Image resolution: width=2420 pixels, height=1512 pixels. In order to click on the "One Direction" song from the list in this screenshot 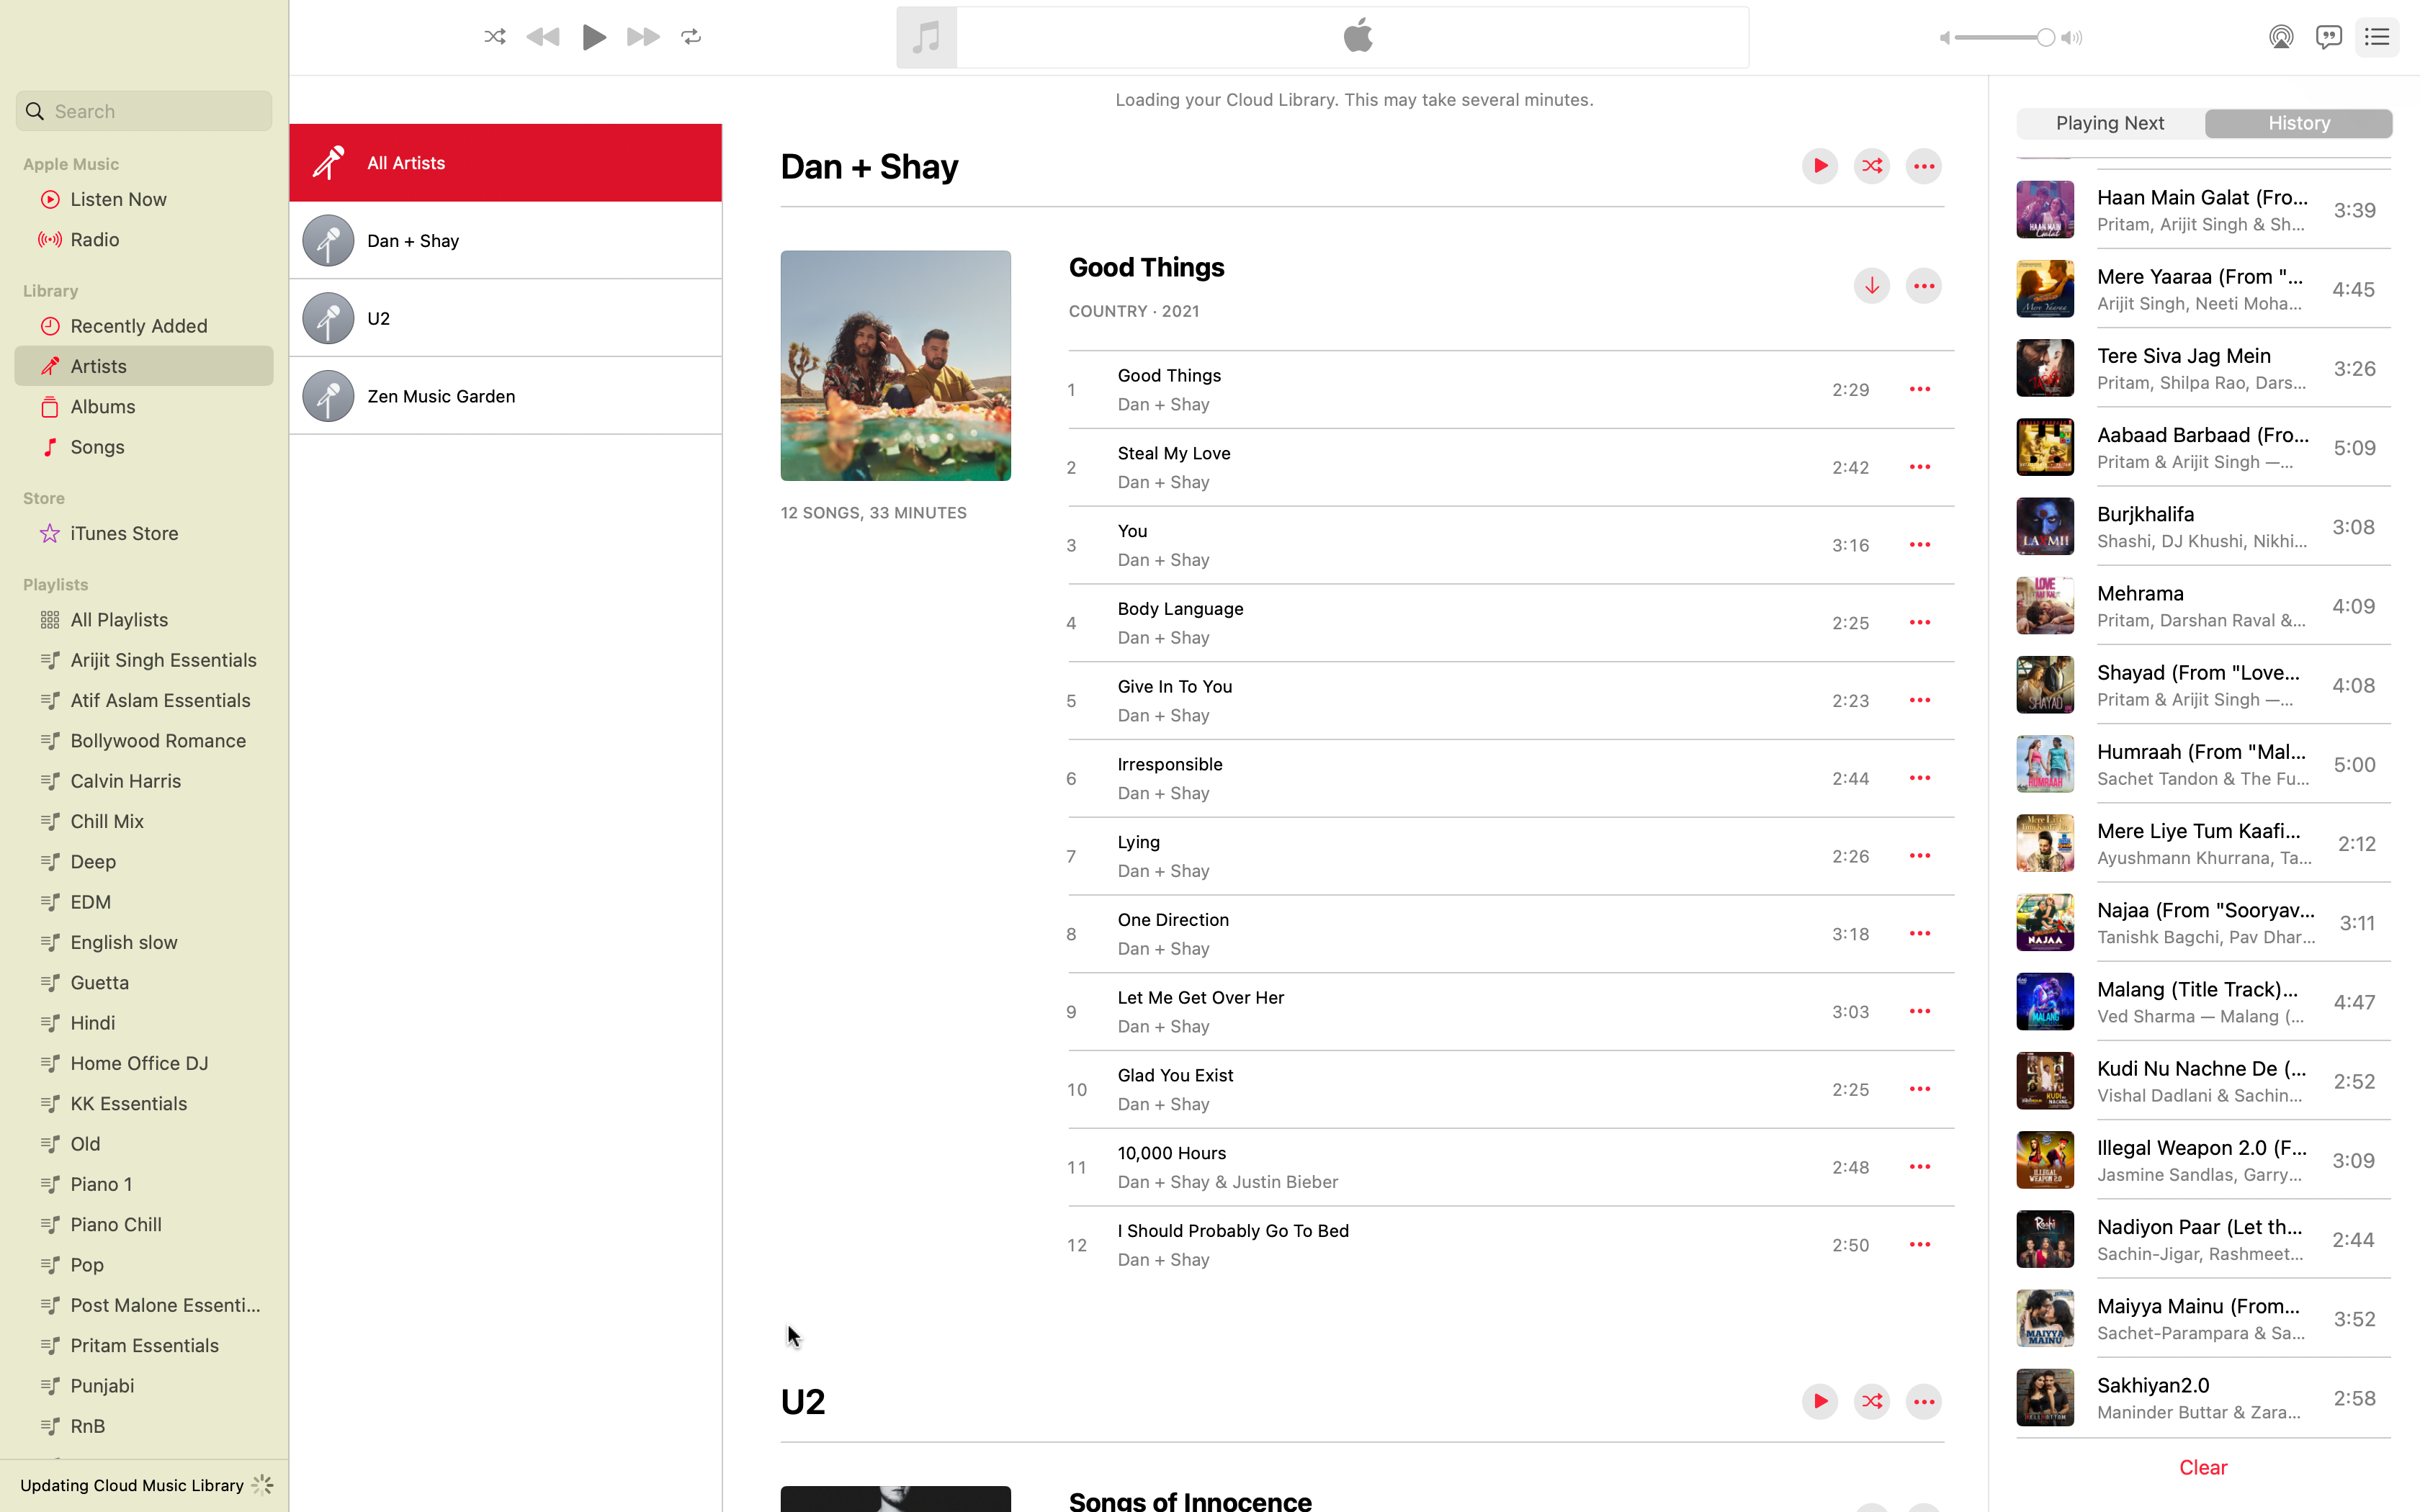, I will do `click(1466, 931)`.